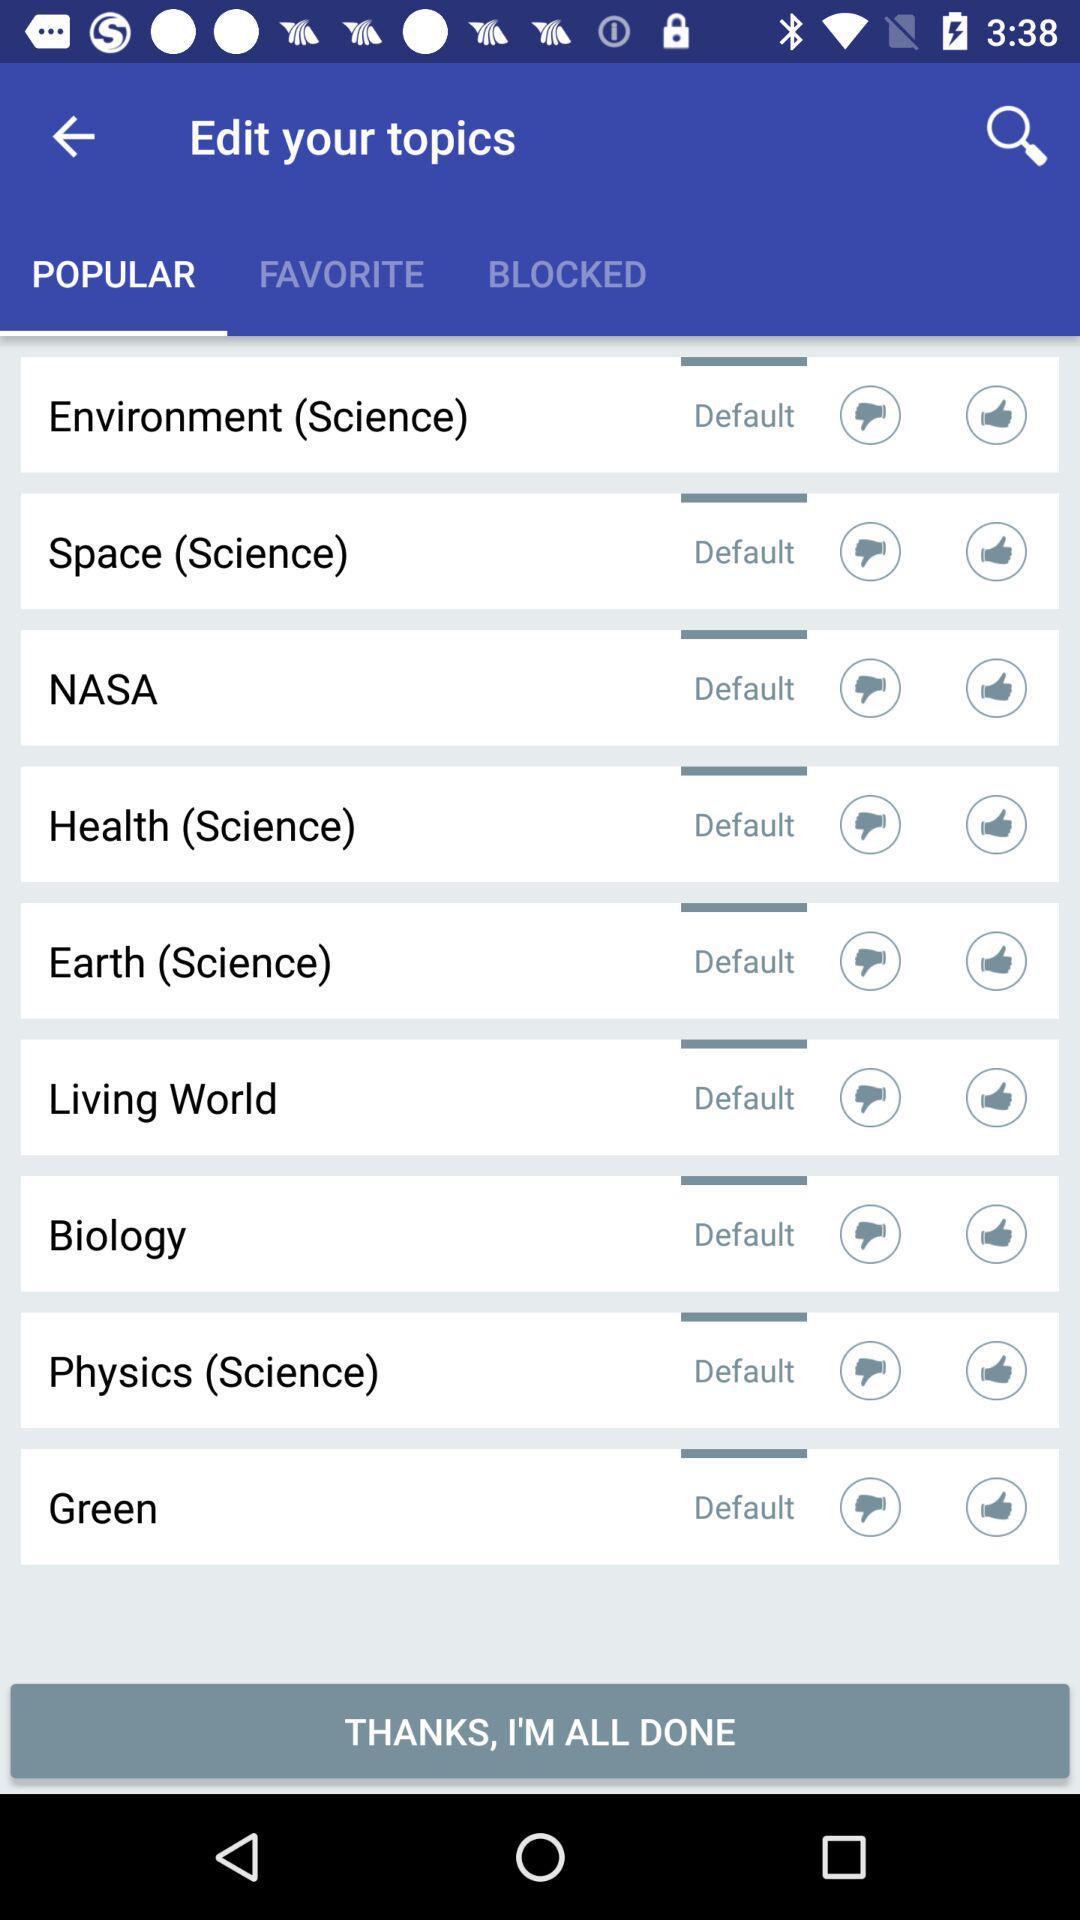  What do you see at coordinates (744, 824) in the screenshot?
I see `the default option which is to the right side of health science option` at bounding box center [744, 824].